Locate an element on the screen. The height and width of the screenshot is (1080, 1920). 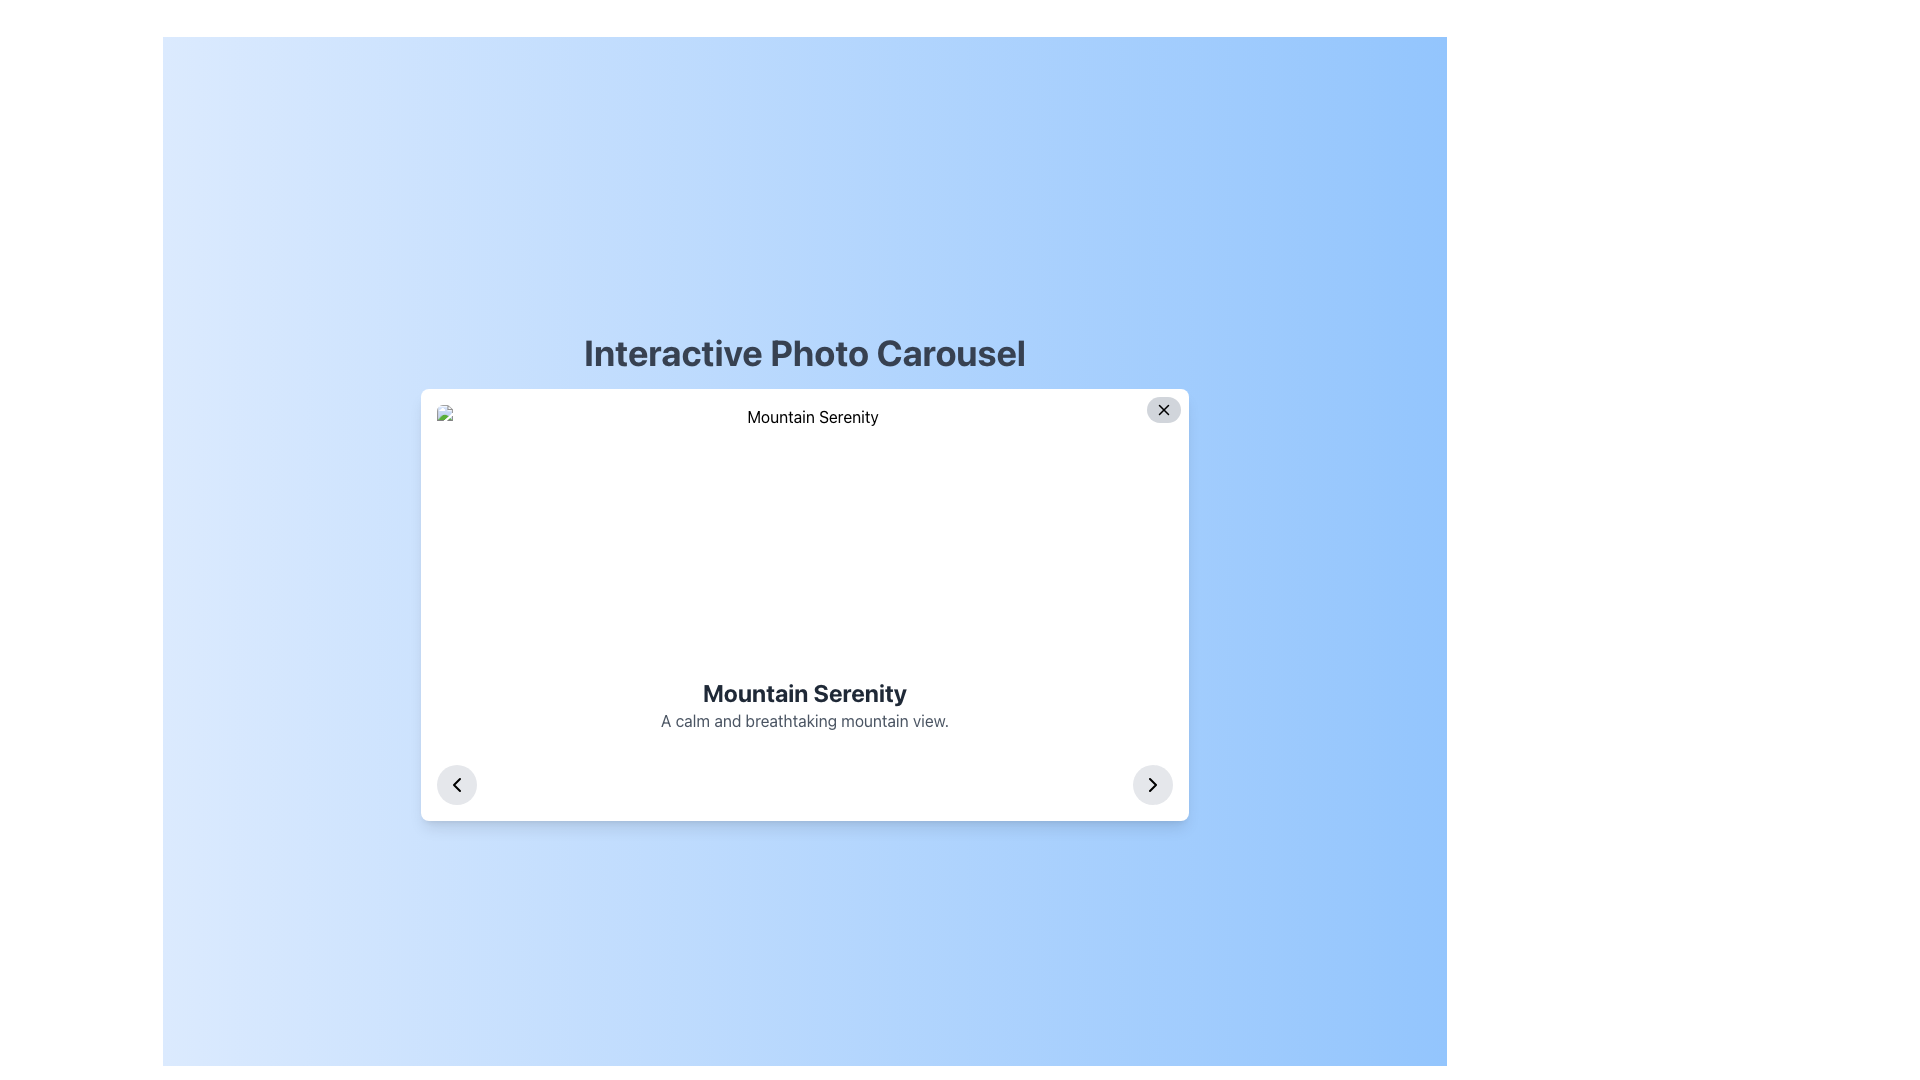
the close button located in the top-right corner of the 'Interactive Photo Carousel' dialog box to trigger hover effects is located at coordinates (1163, 408).